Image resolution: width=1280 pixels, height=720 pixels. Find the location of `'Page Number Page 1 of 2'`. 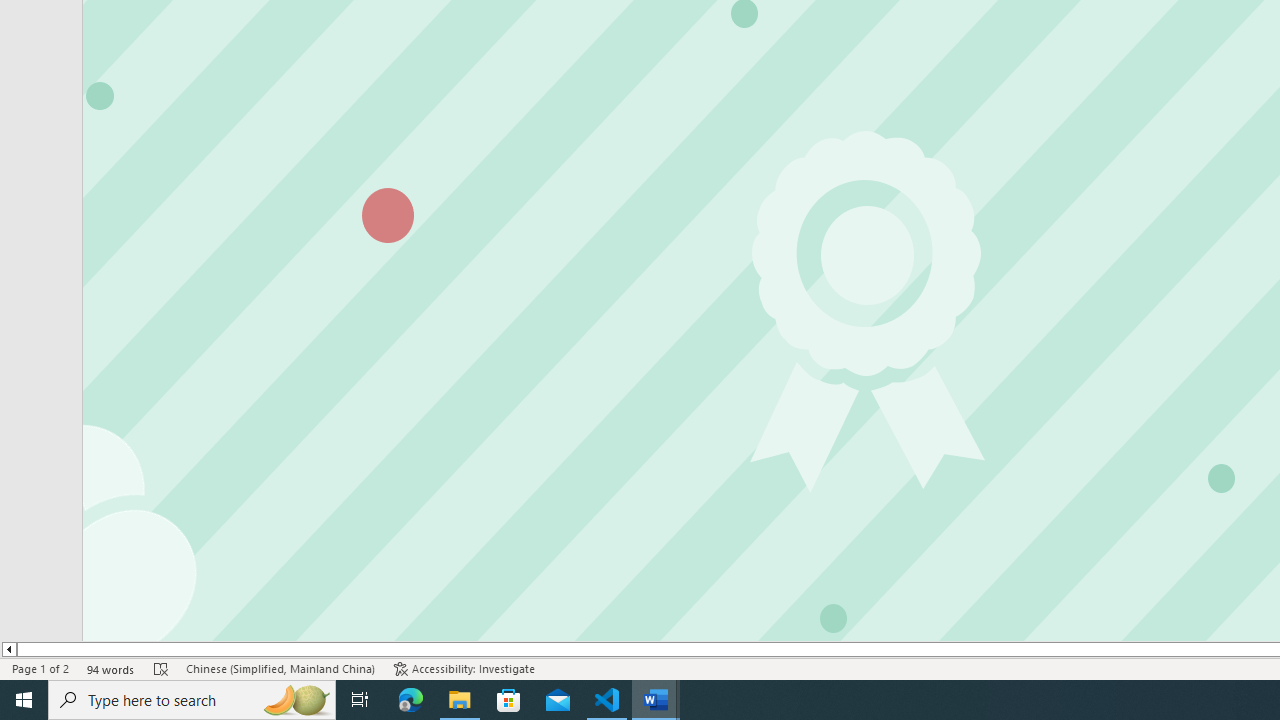

'Page Number Page 1 of 2' is located at coordinates (40, 669).